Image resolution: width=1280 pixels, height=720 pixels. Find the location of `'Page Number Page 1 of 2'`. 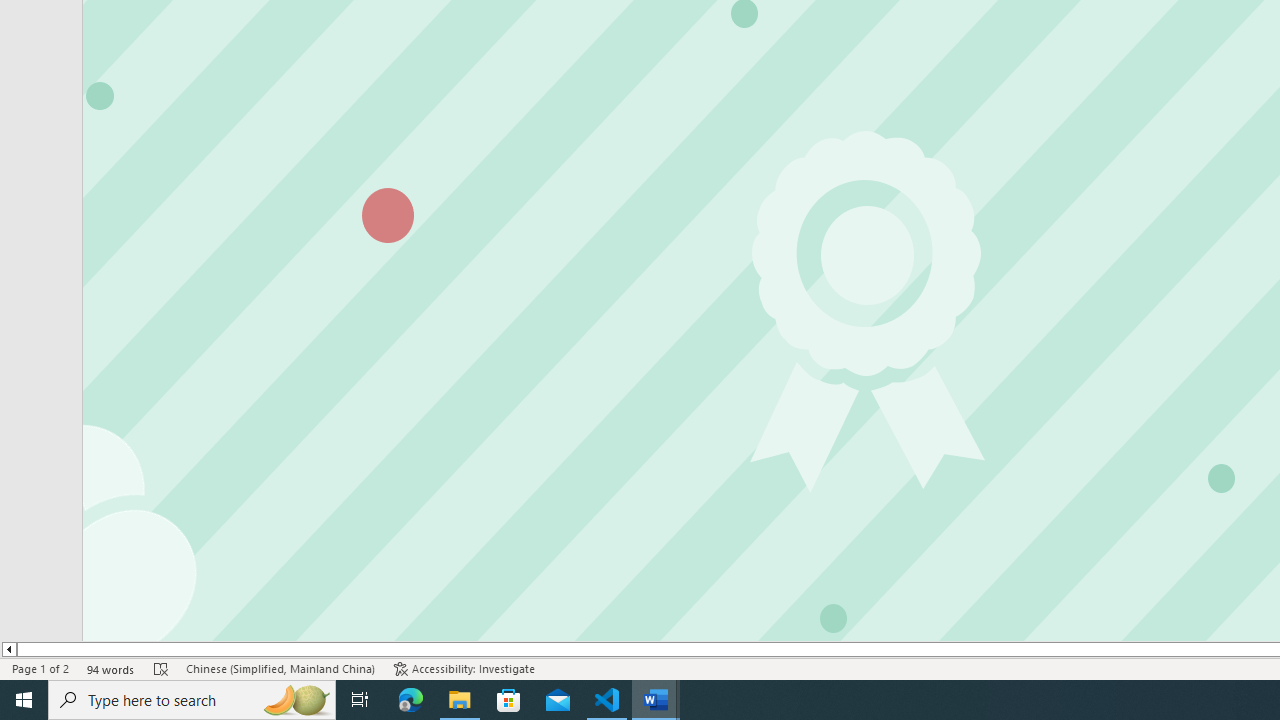

'Page Number Page 1 of 2' is located at coordinates (40, 669).